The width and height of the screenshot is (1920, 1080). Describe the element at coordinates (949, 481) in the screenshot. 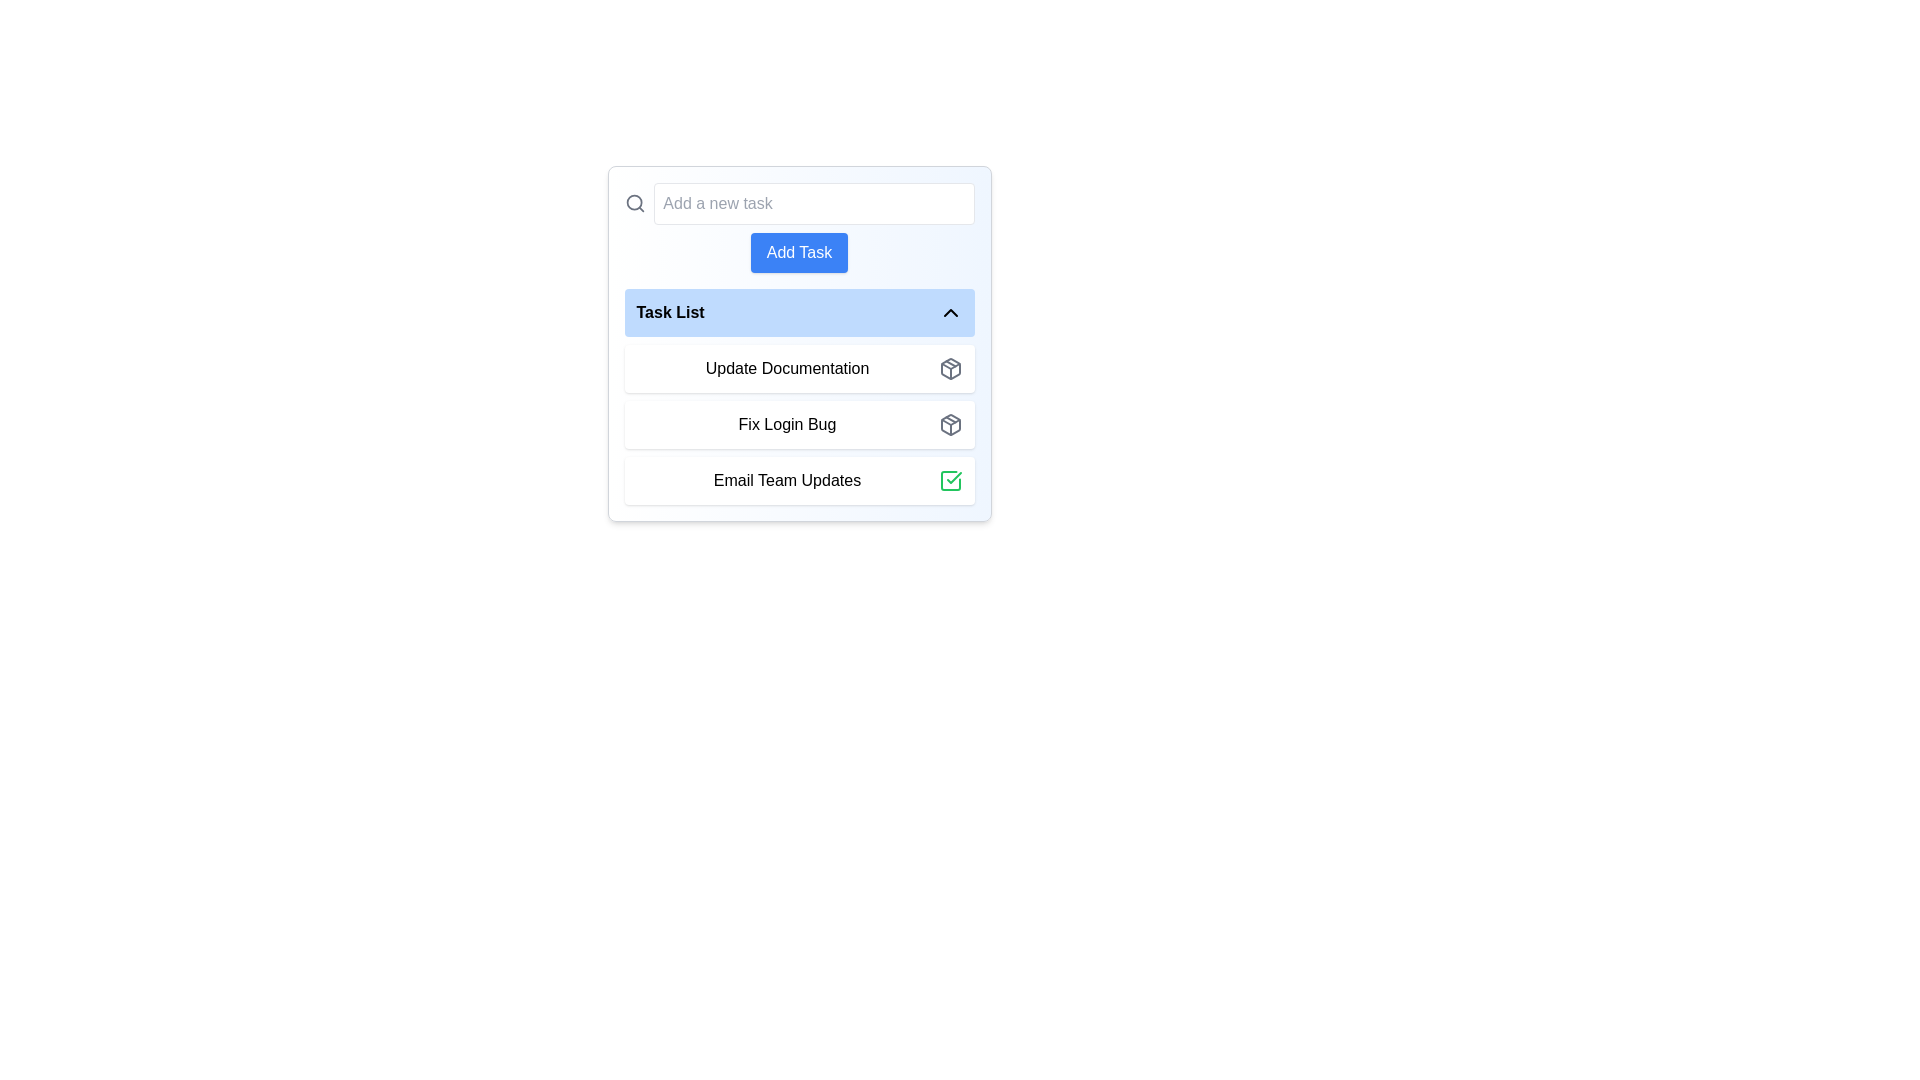

I see `the checkbox icon indicating task completion status for the item 'Email Team Updates'` at that location.